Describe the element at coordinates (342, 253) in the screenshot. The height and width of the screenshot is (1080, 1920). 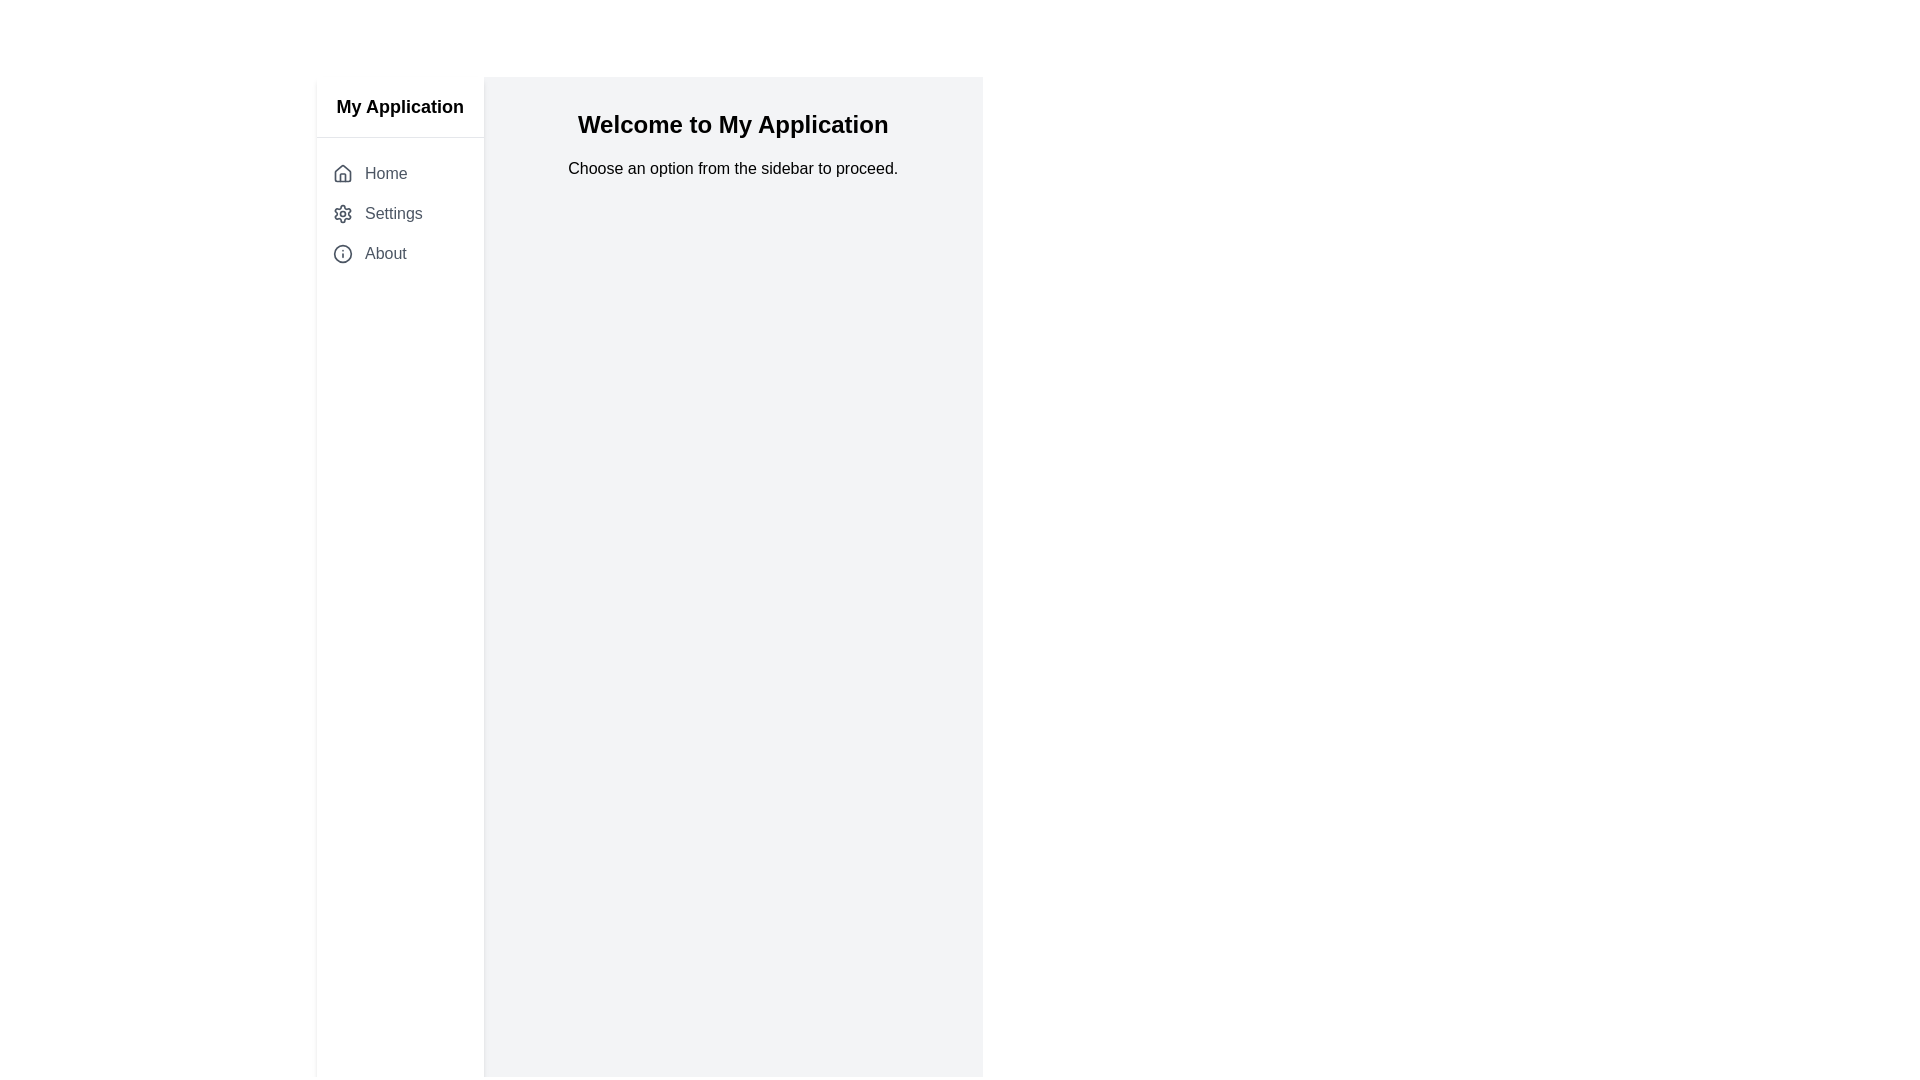
I see `the 'About' icon in the vertical navigation menu, which is the third item following 'Home' and 'Settings'` at that location.